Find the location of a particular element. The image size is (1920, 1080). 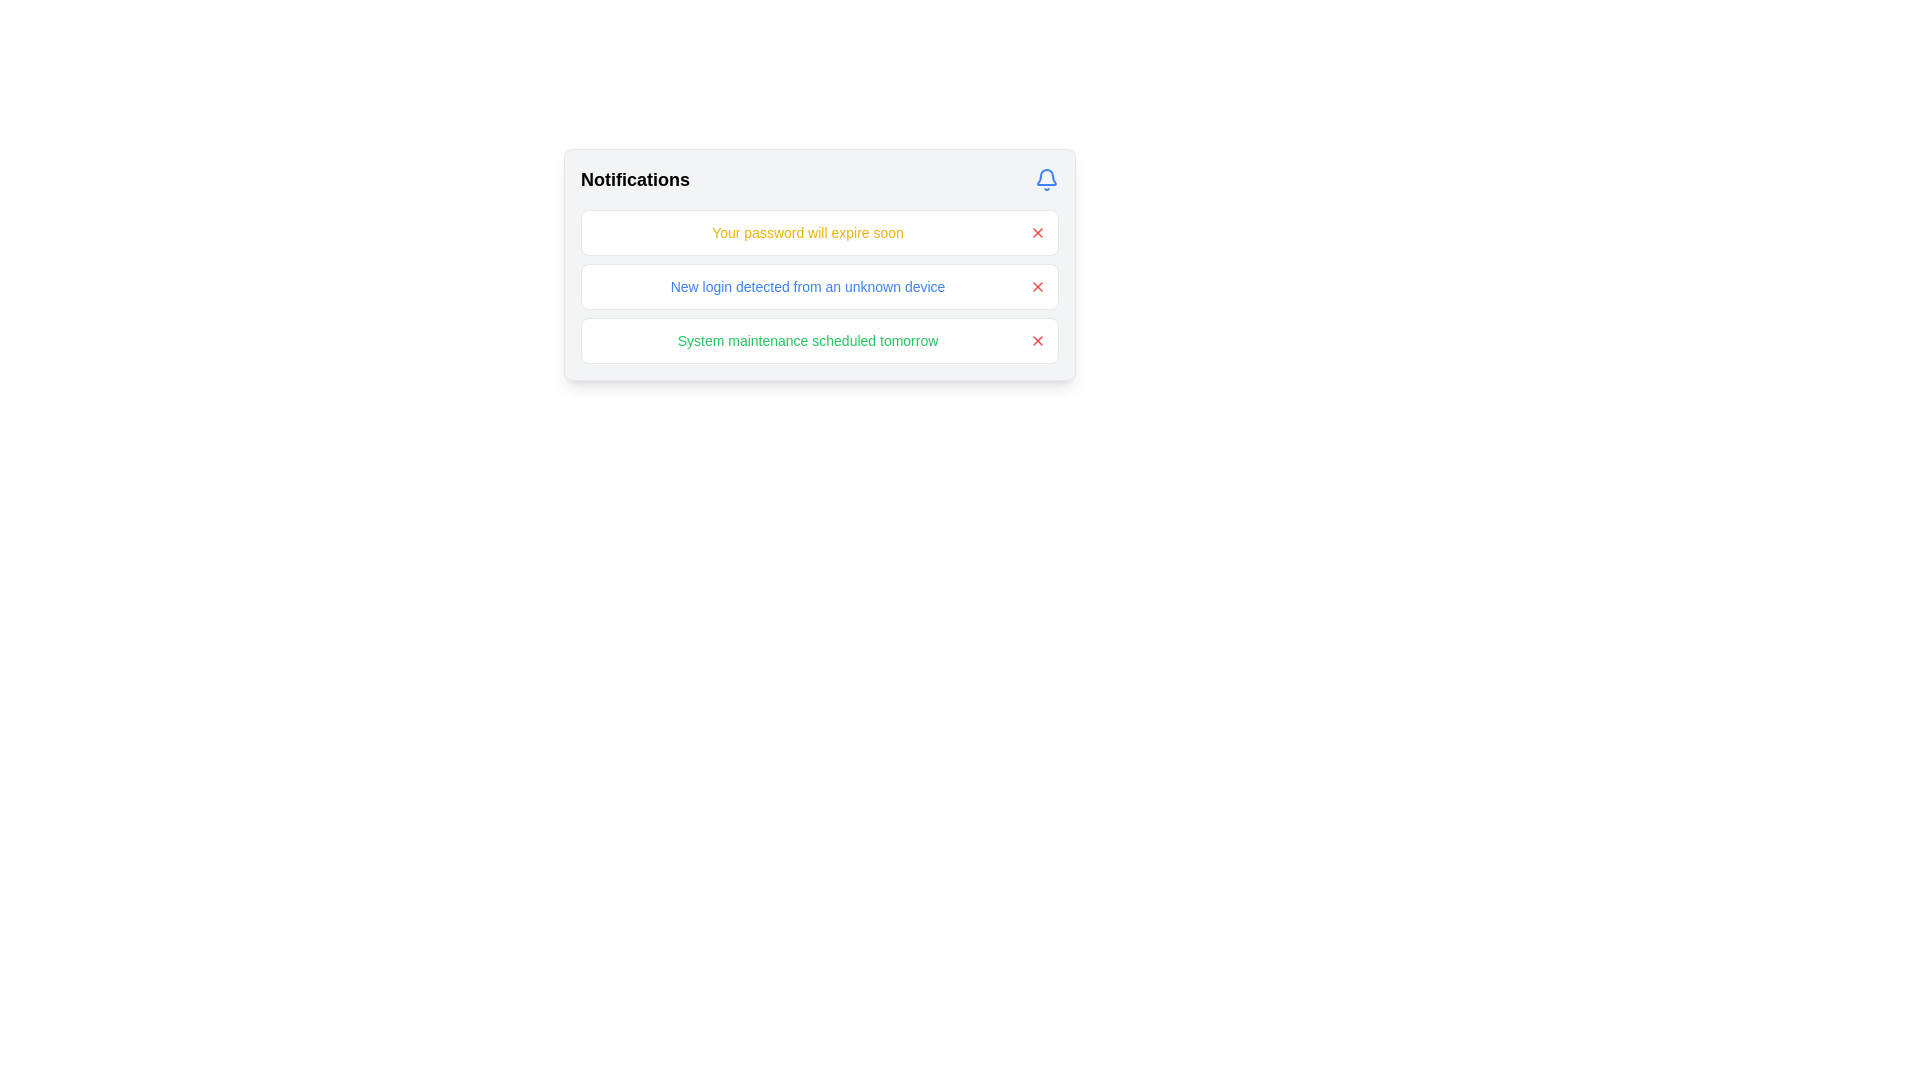

the text element that conveys information about a new login from an unrecognized device, positioned as the left-aligned main content in the second notification of a vertical list is located at coordinates (807, 286).